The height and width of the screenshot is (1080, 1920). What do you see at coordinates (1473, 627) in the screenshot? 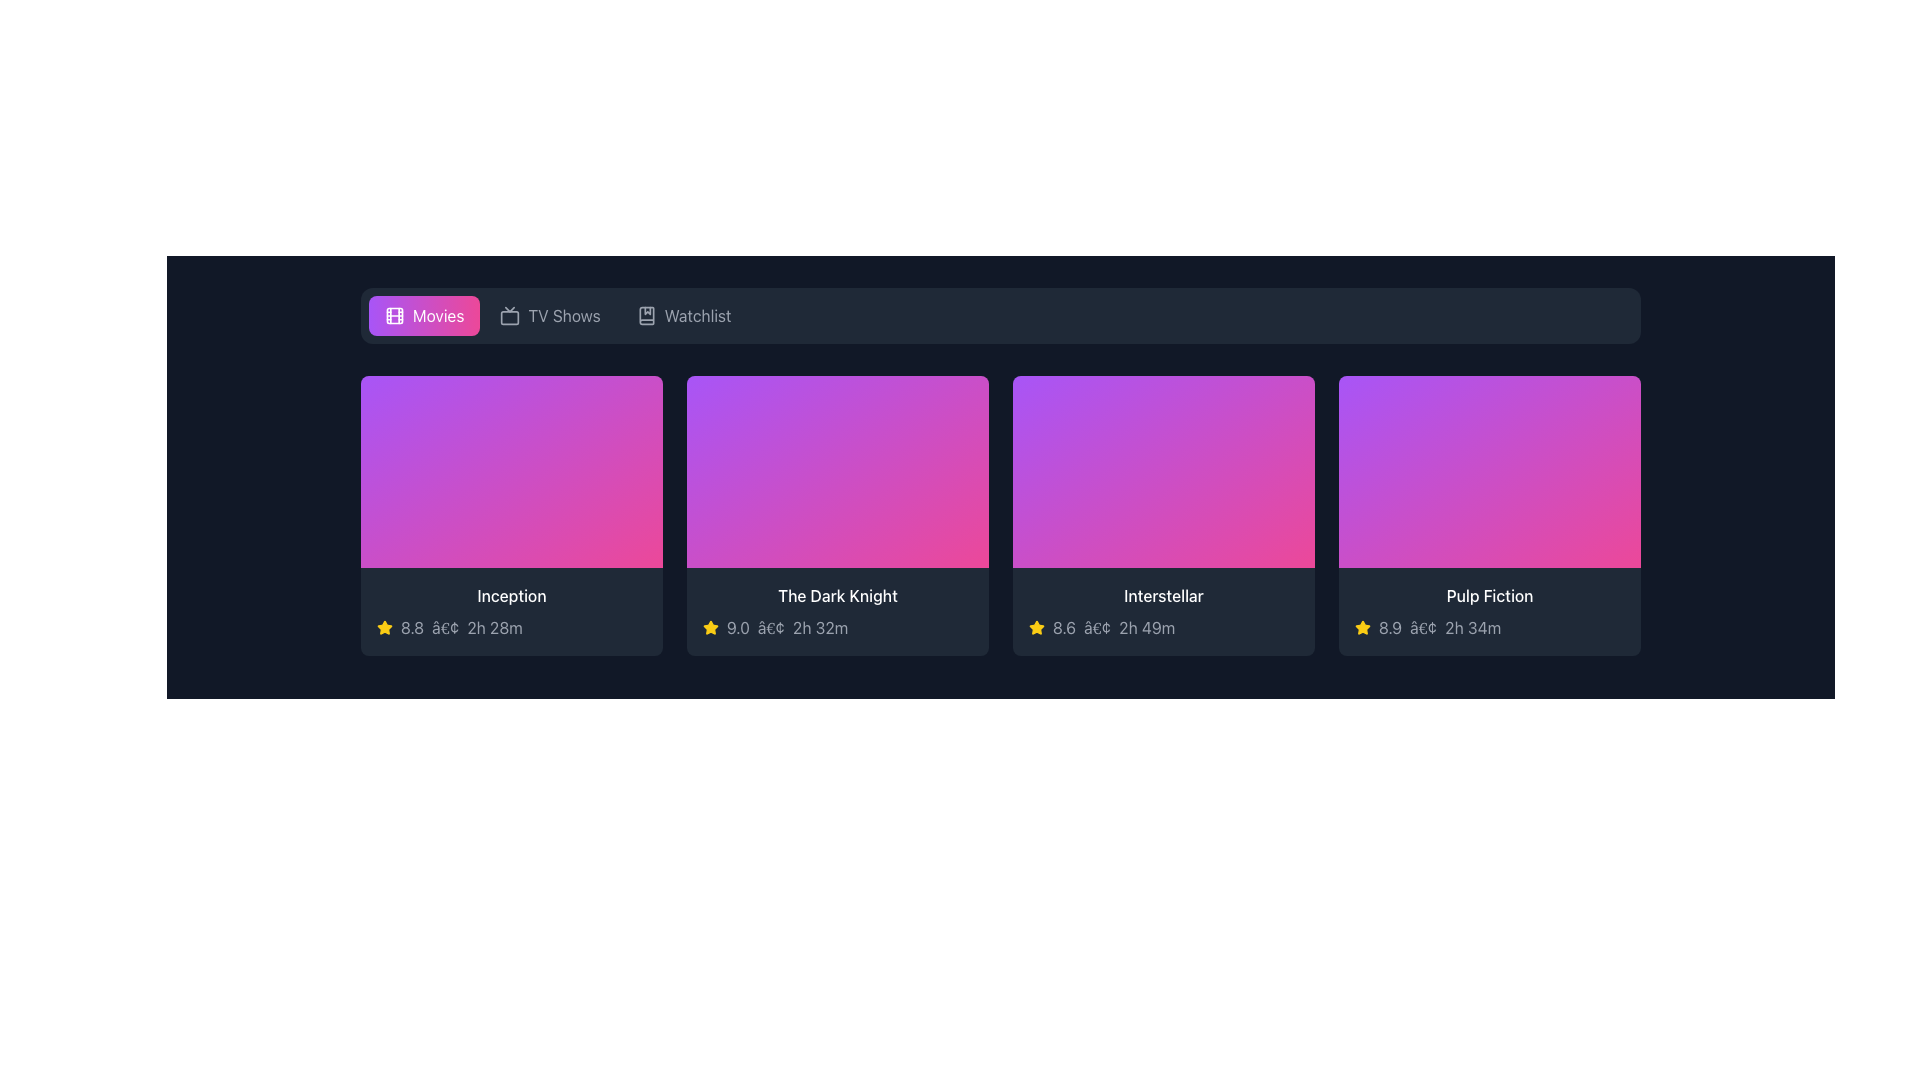
I see `the static text label displaying '2h 34m' at the bottom of the movie card for 'Pulp Fiction'` at bounding box center [1473, 627].